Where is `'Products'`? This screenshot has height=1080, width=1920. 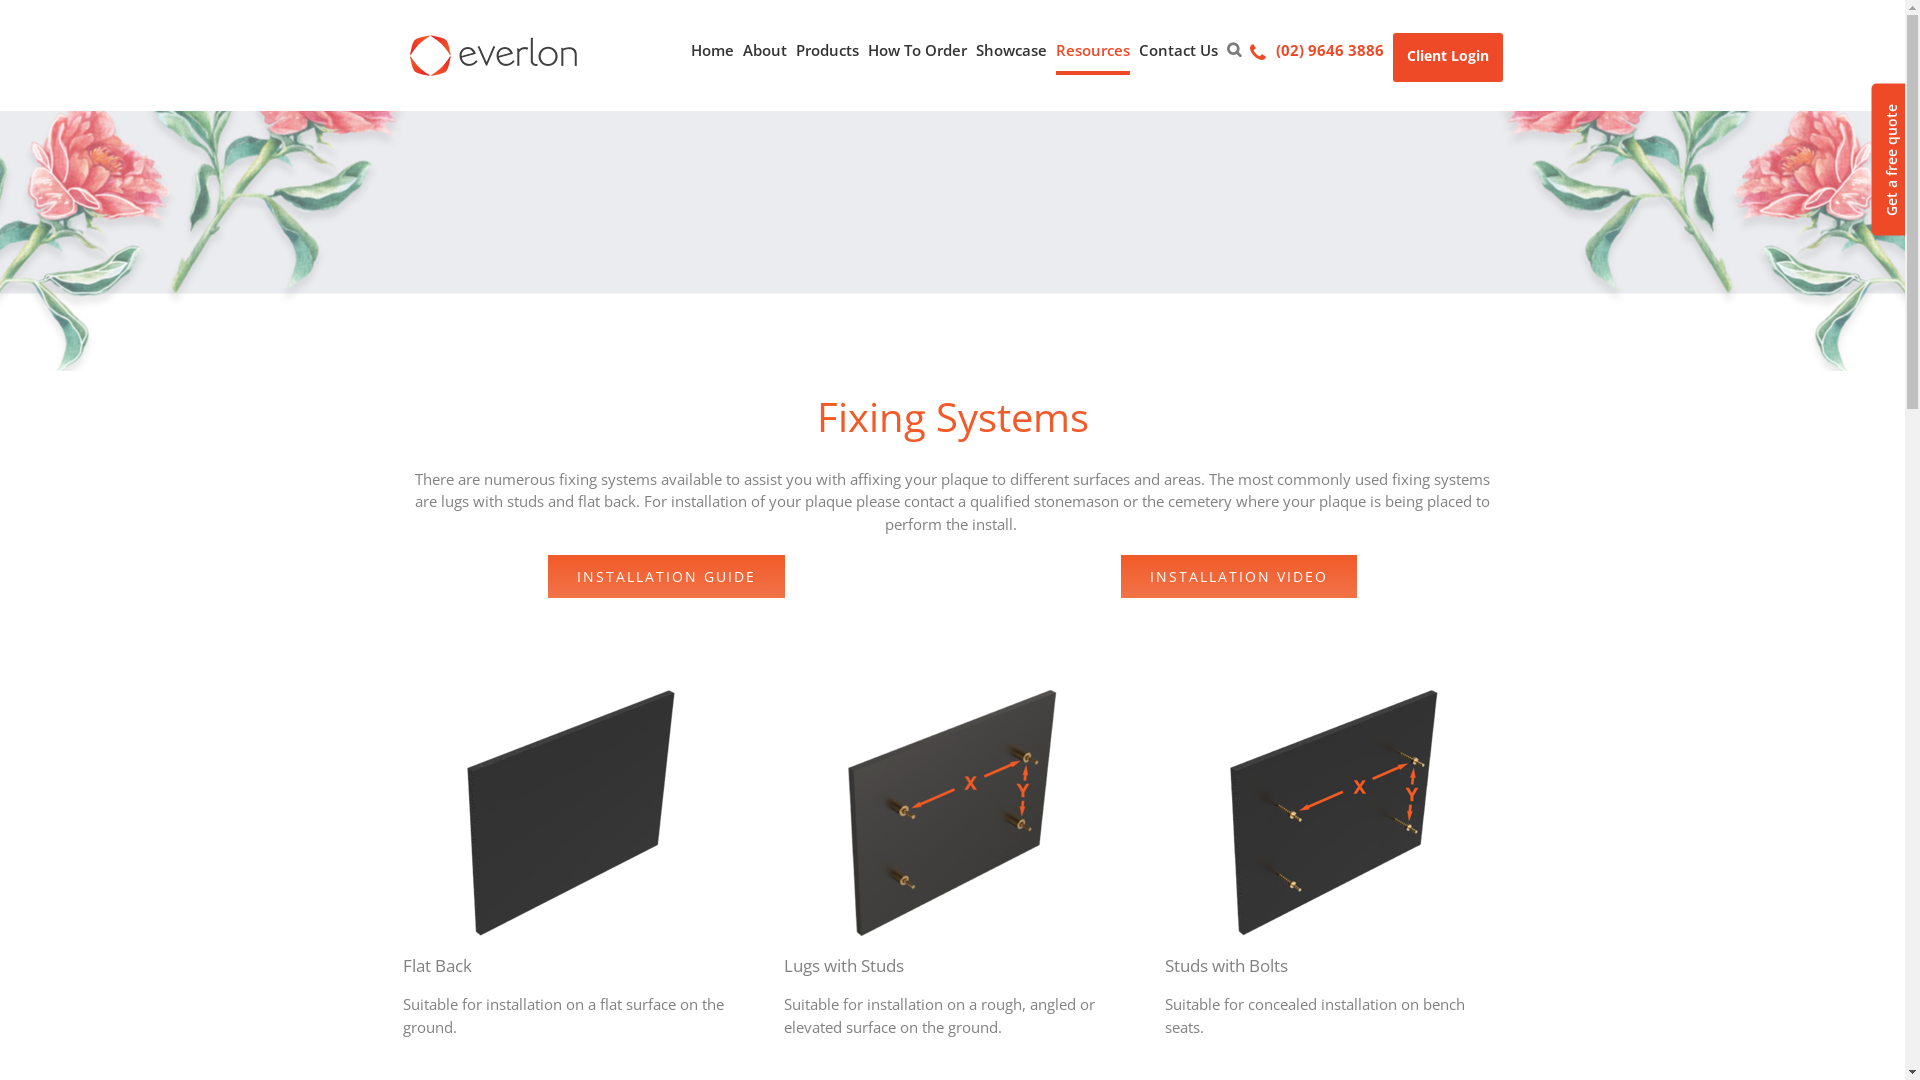 'Products' is located at coordinates (827, 50).